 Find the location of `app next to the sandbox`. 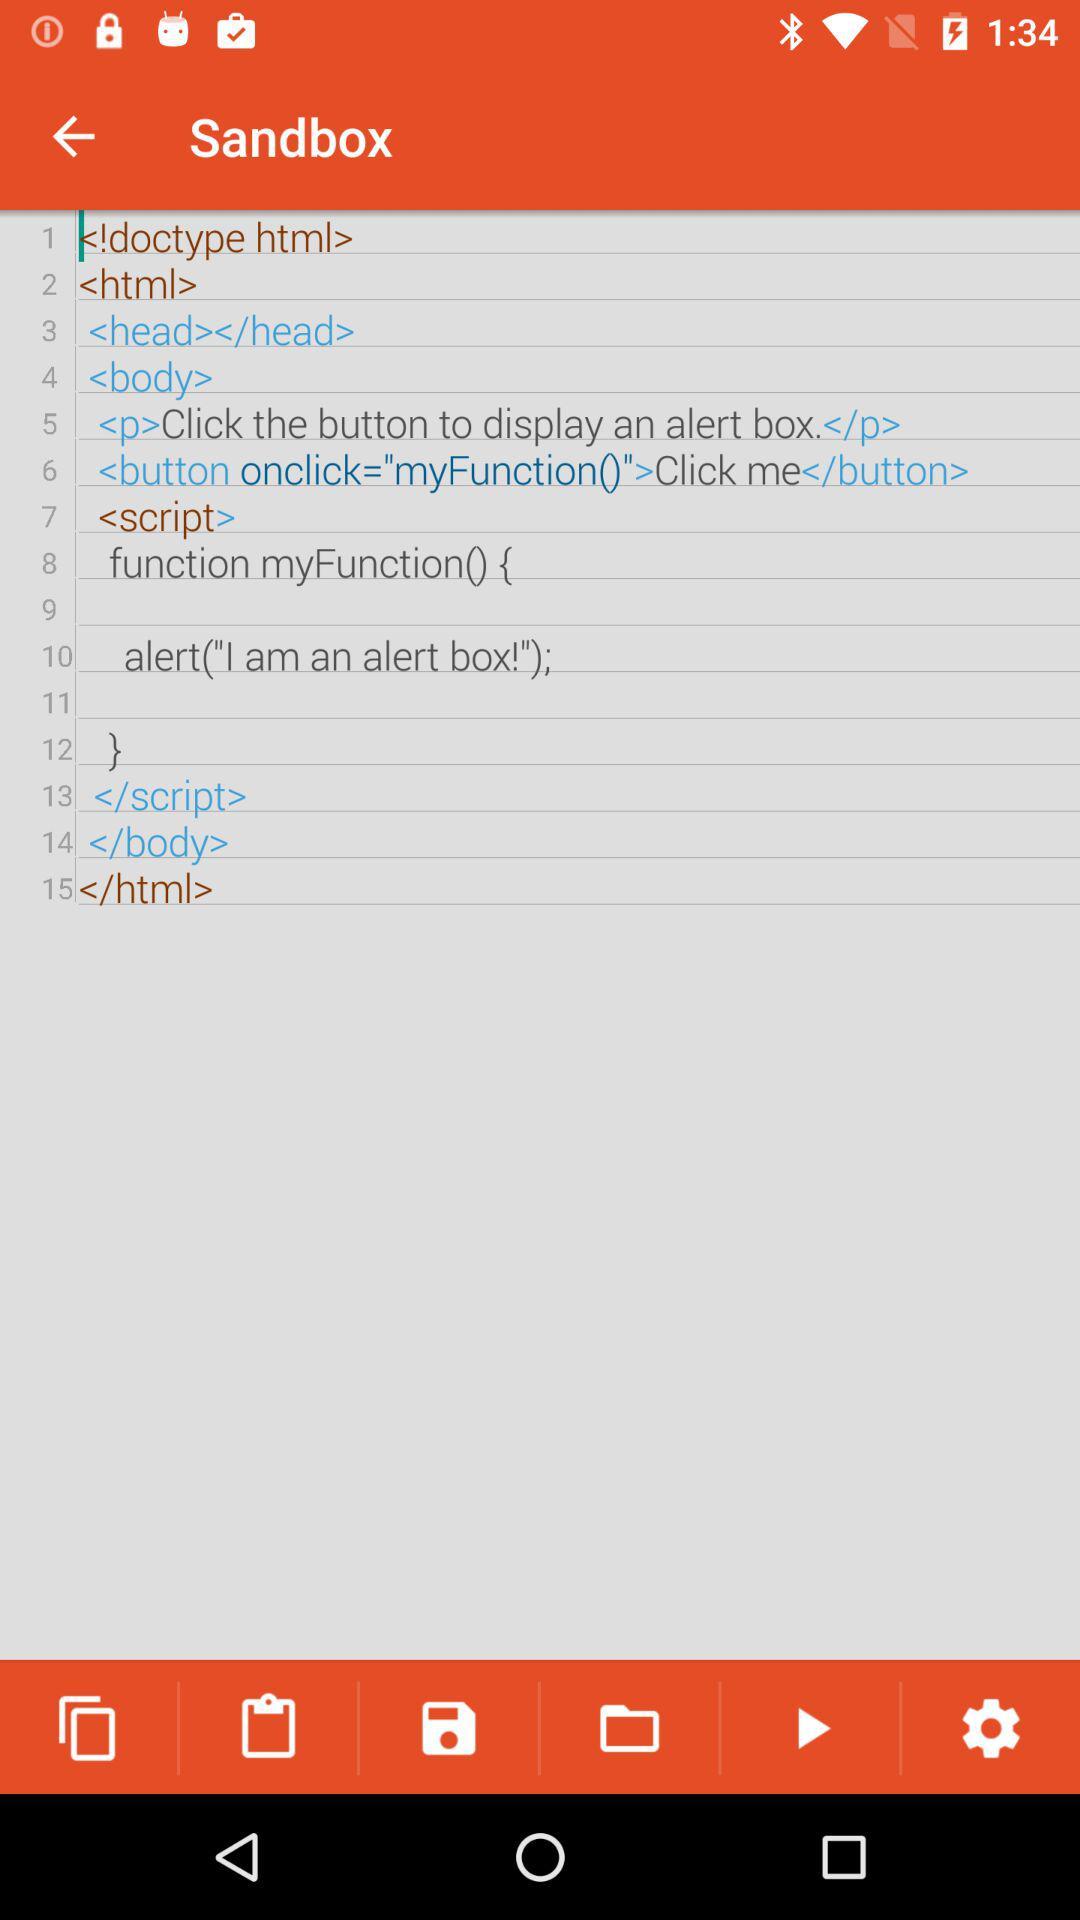

app next to the sandbox is located at coordinates (72, 135).